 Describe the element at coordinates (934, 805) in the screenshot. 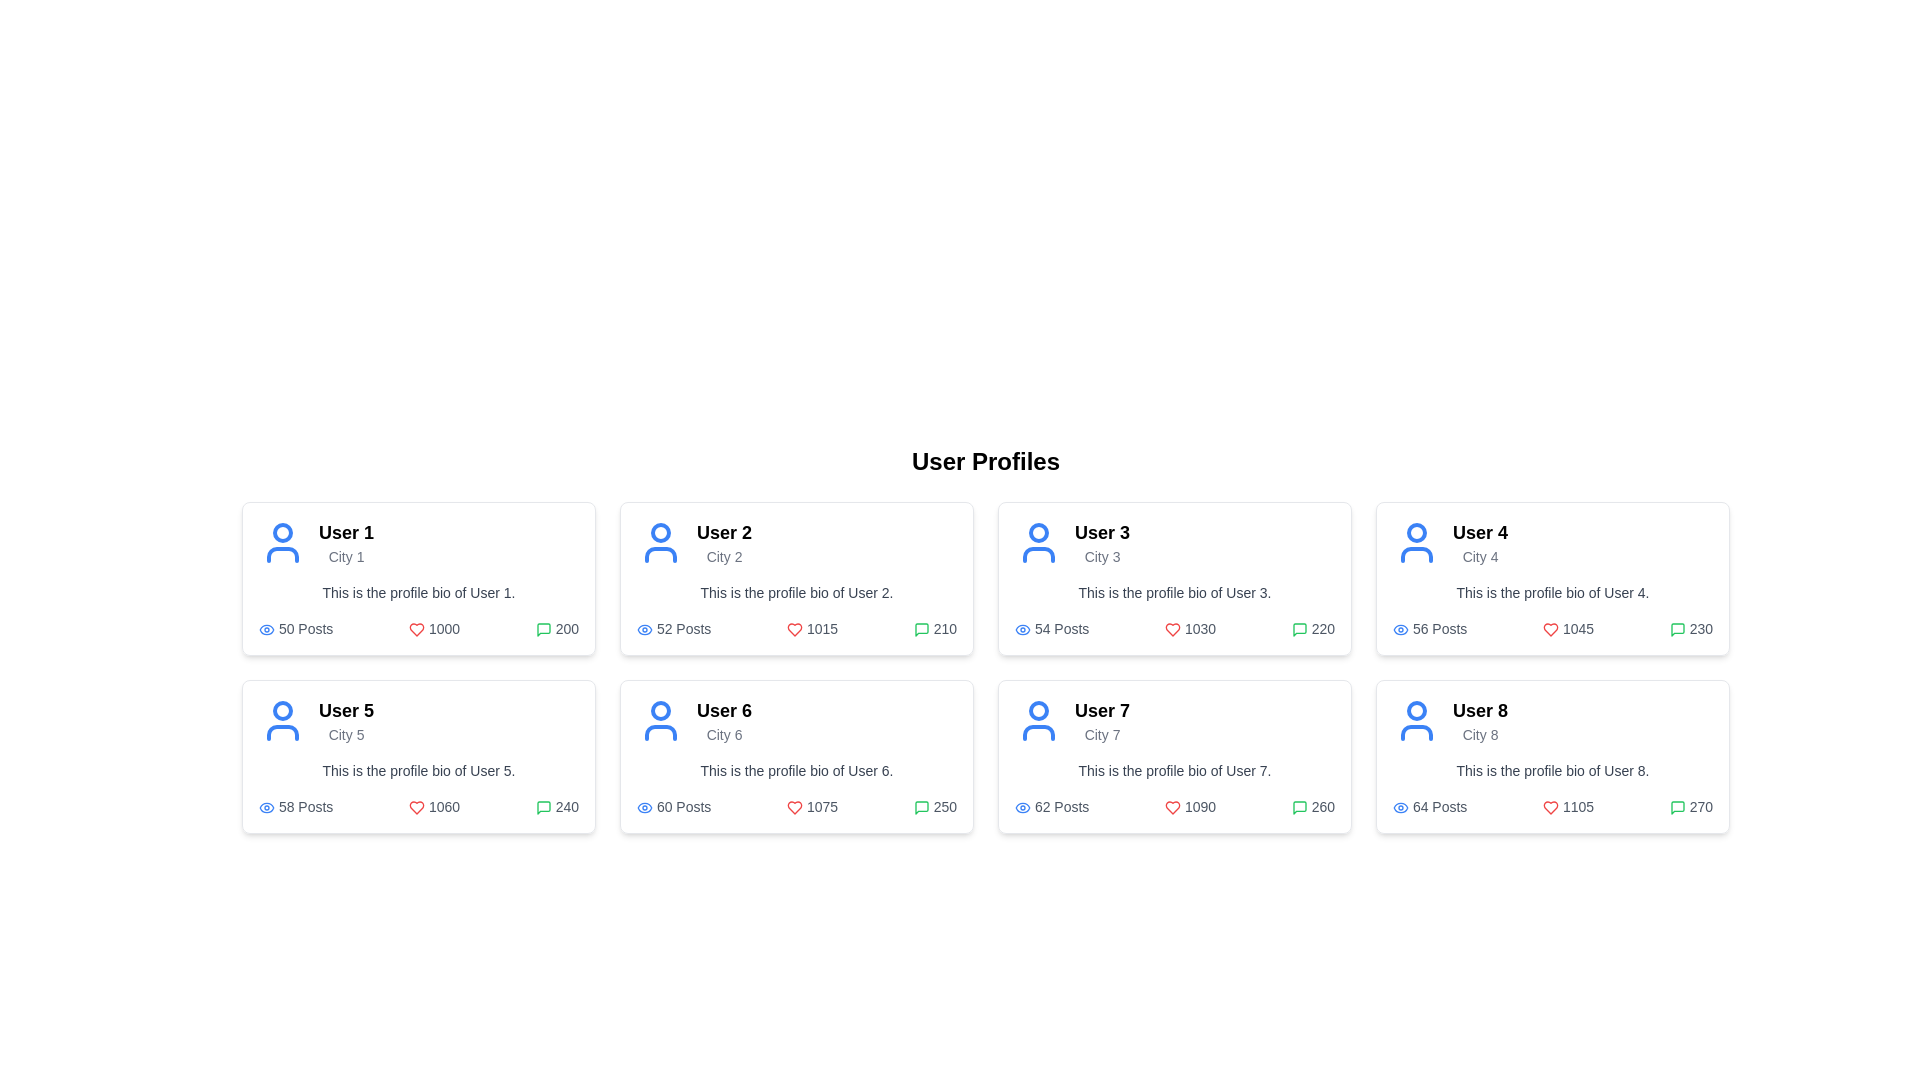

I see `the green bubble icon displaying the number of comments or messages associated with 'User 6's profile, located in the bottom-right corner of the user profile card` at that location.